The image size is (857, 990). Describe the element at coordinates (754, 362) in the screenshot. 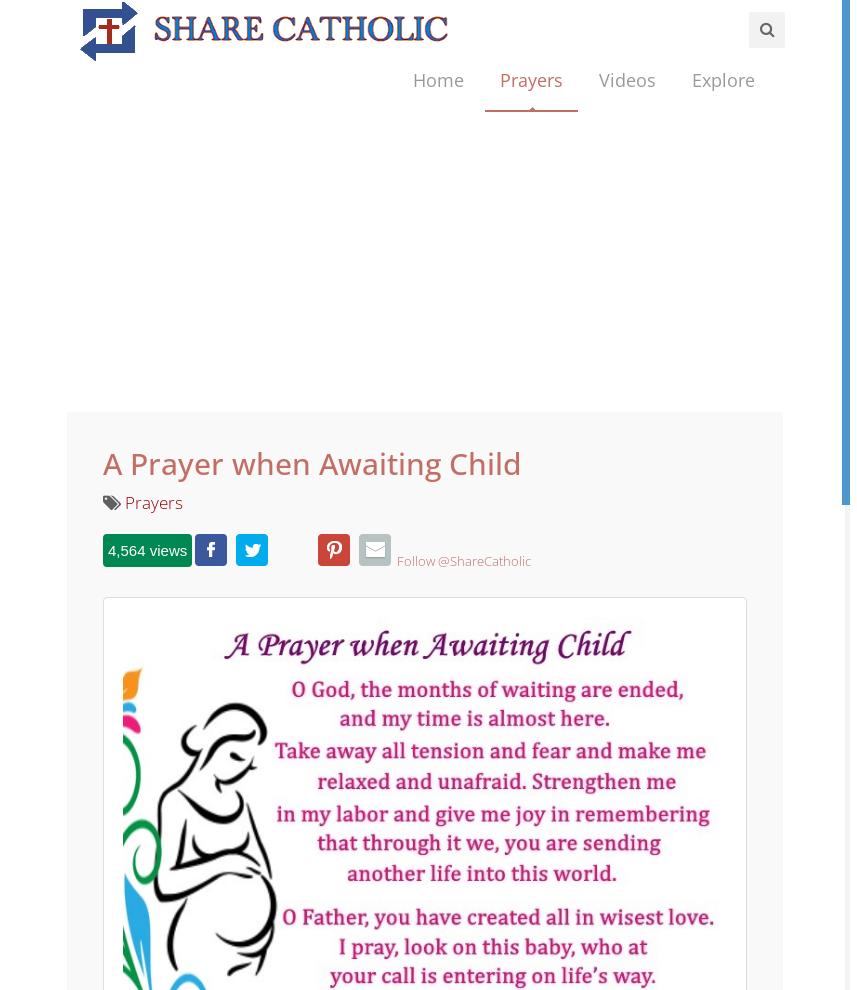

I see `'Marriage & Family'` at that location.